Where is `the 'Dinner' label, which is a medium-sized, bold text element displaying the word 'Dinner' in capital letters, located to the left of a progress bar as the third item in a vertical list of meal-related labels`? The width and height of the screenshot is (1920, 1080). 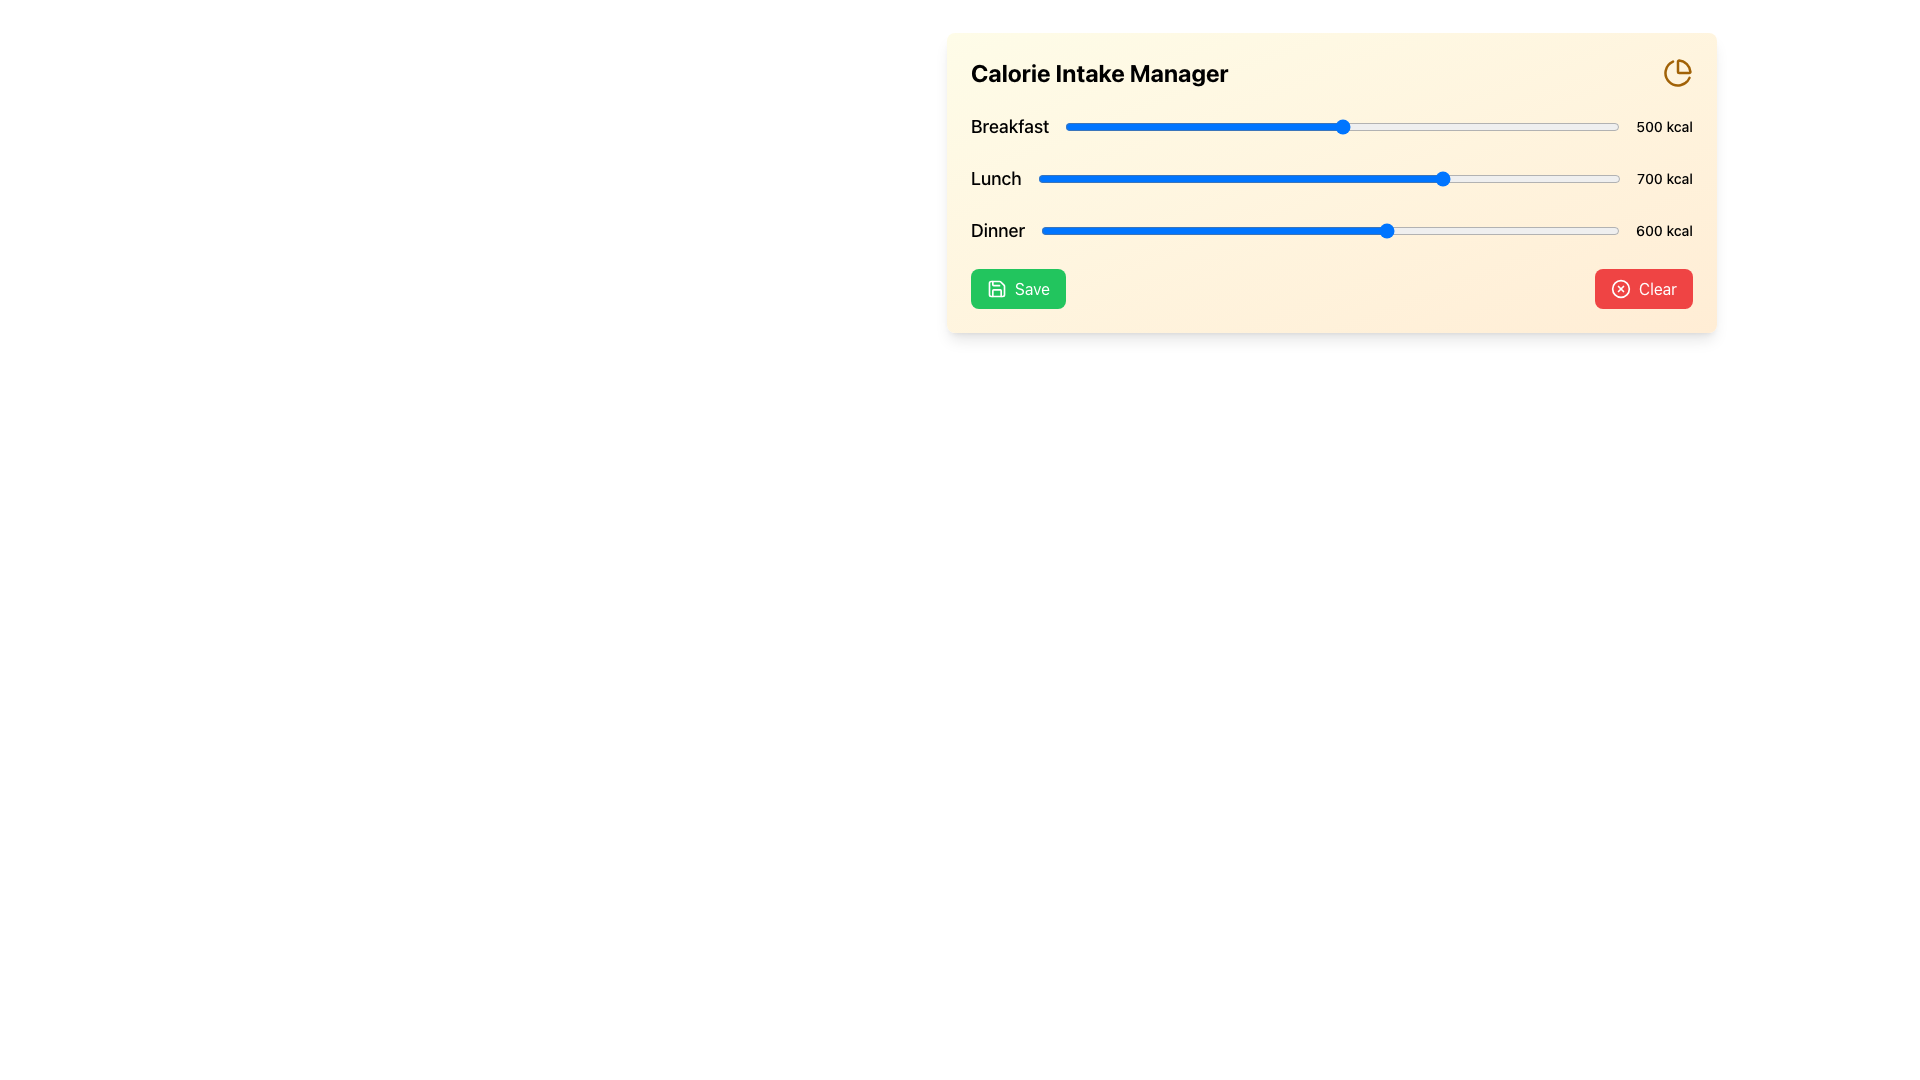
the 'Dinner' label, which is a medium-sized, bold text element displaying the word 'Dinner' in capital letters, located to the left of a progress bar as the third item in a vertical list of meal-related labels is located at coordinates (998, 230).